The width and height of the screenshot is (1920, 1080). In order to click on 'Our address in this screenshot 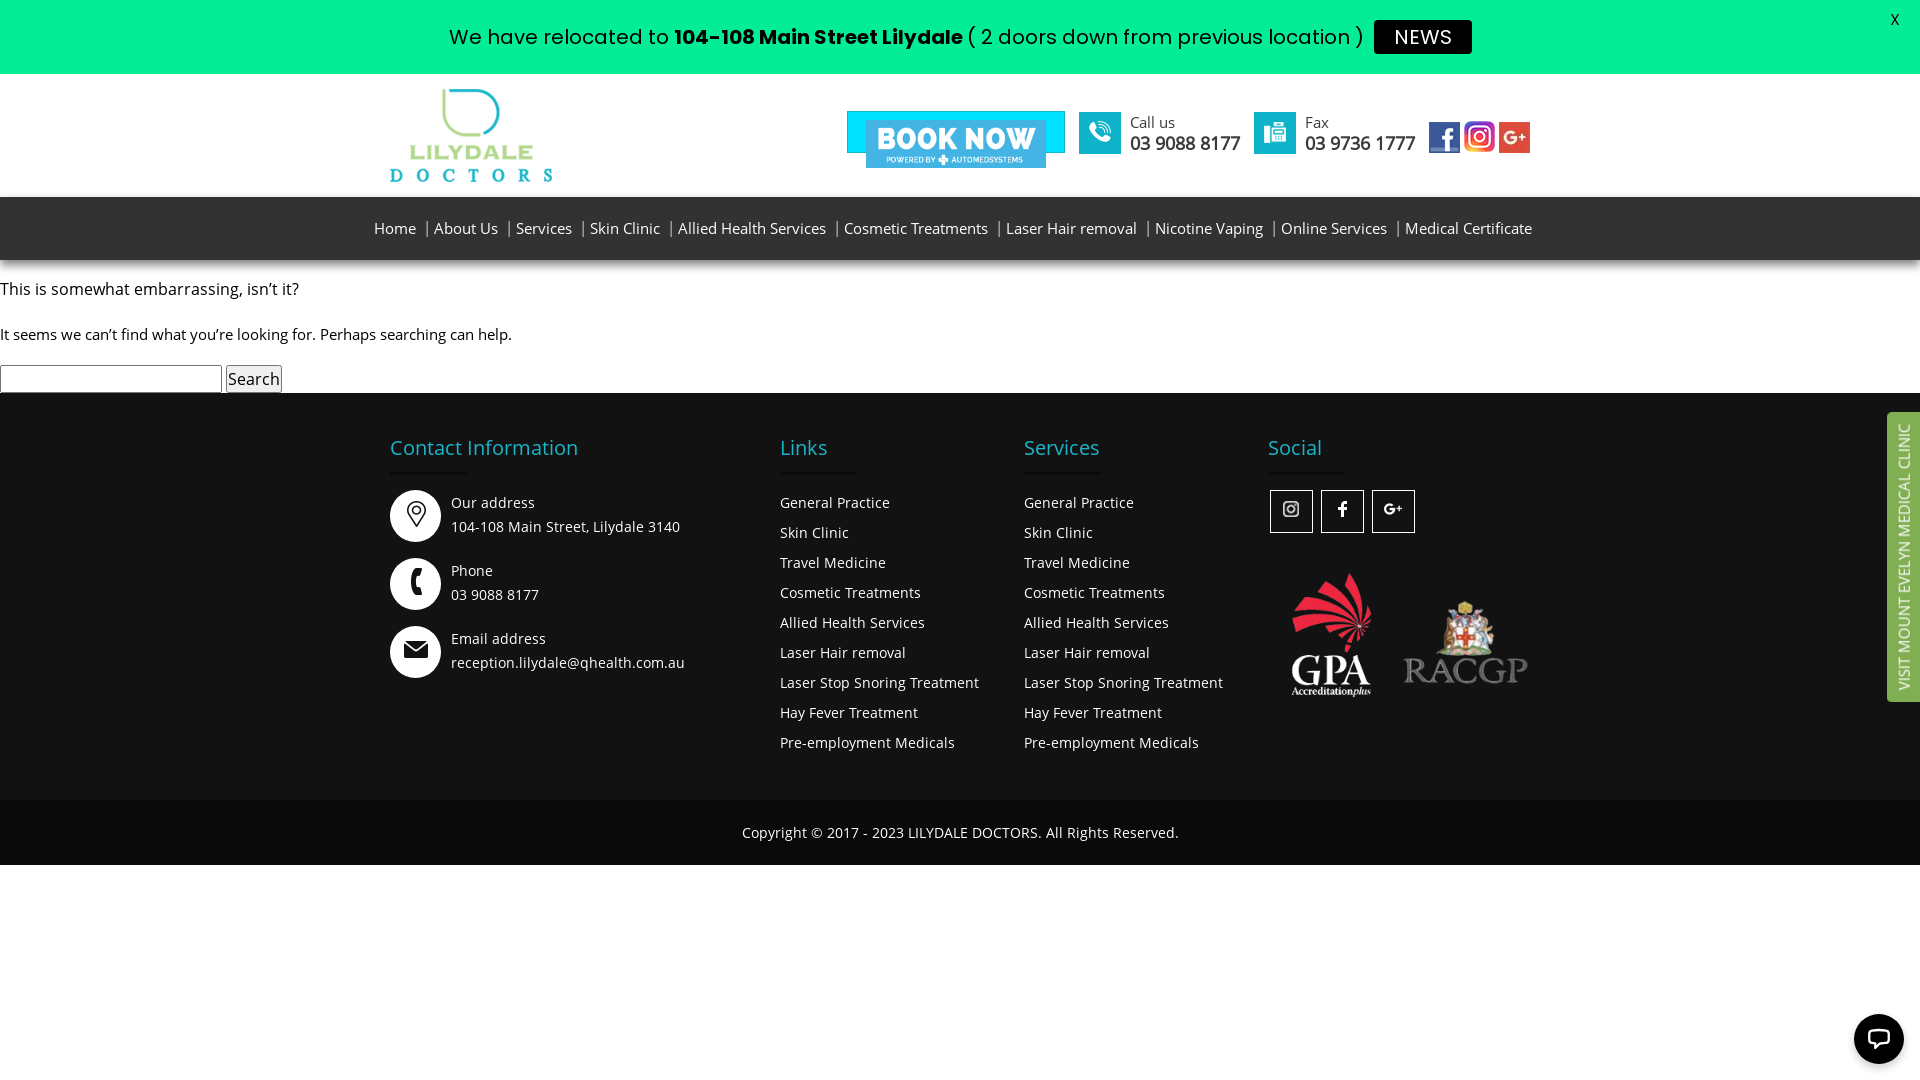, I will do `click(564, 513)`.